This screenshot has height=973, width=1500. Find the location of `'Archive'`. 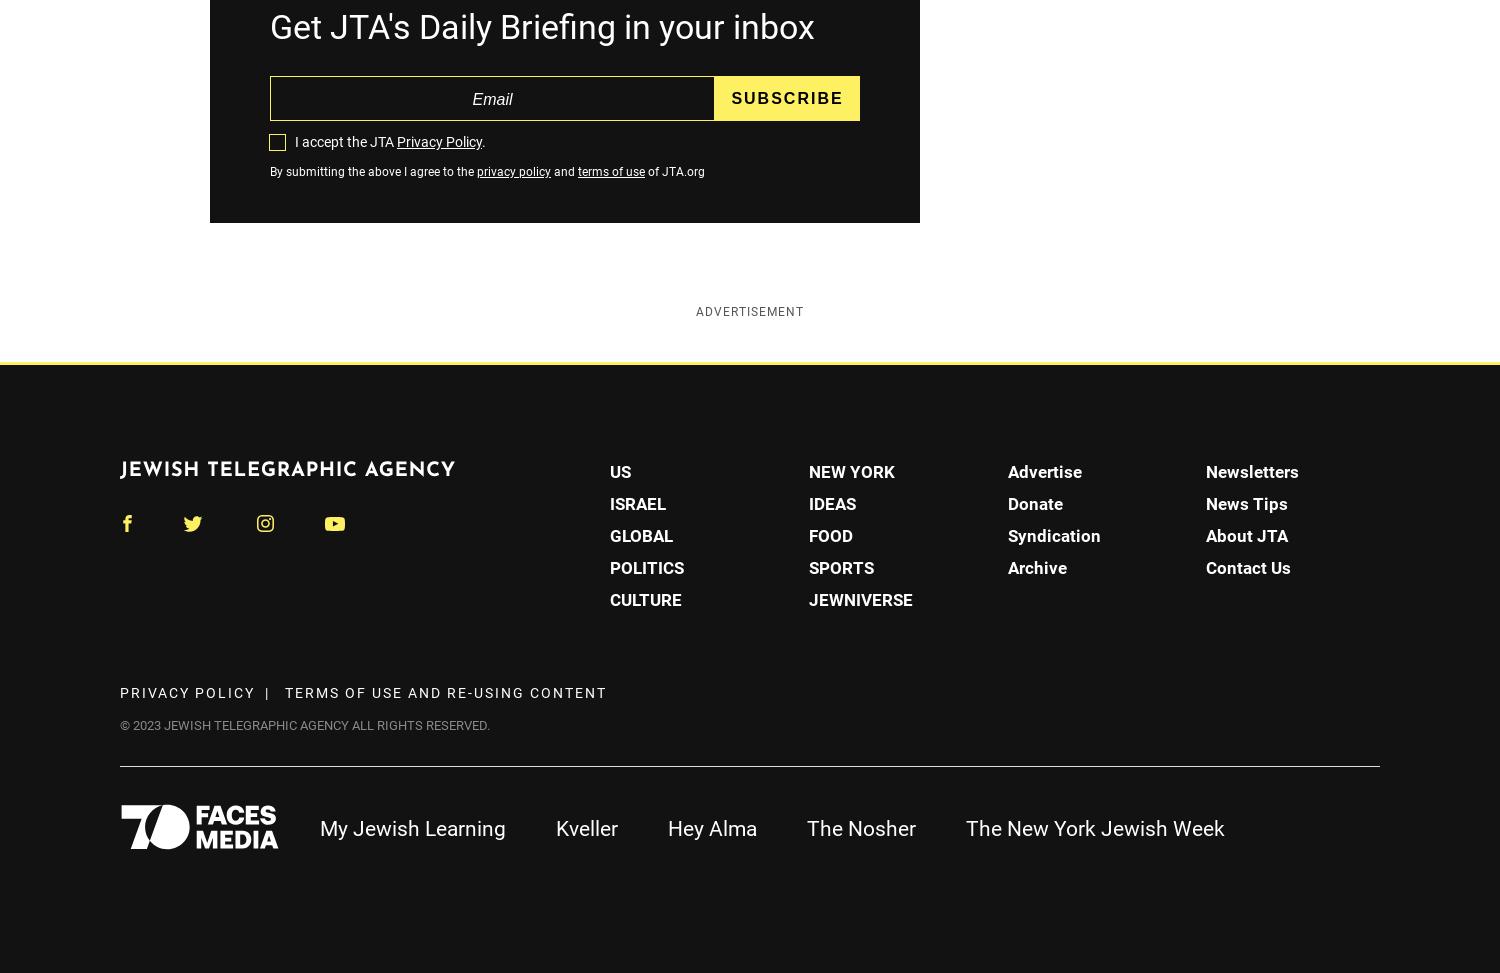

'Archive' is located at coordinates (1036, 566).